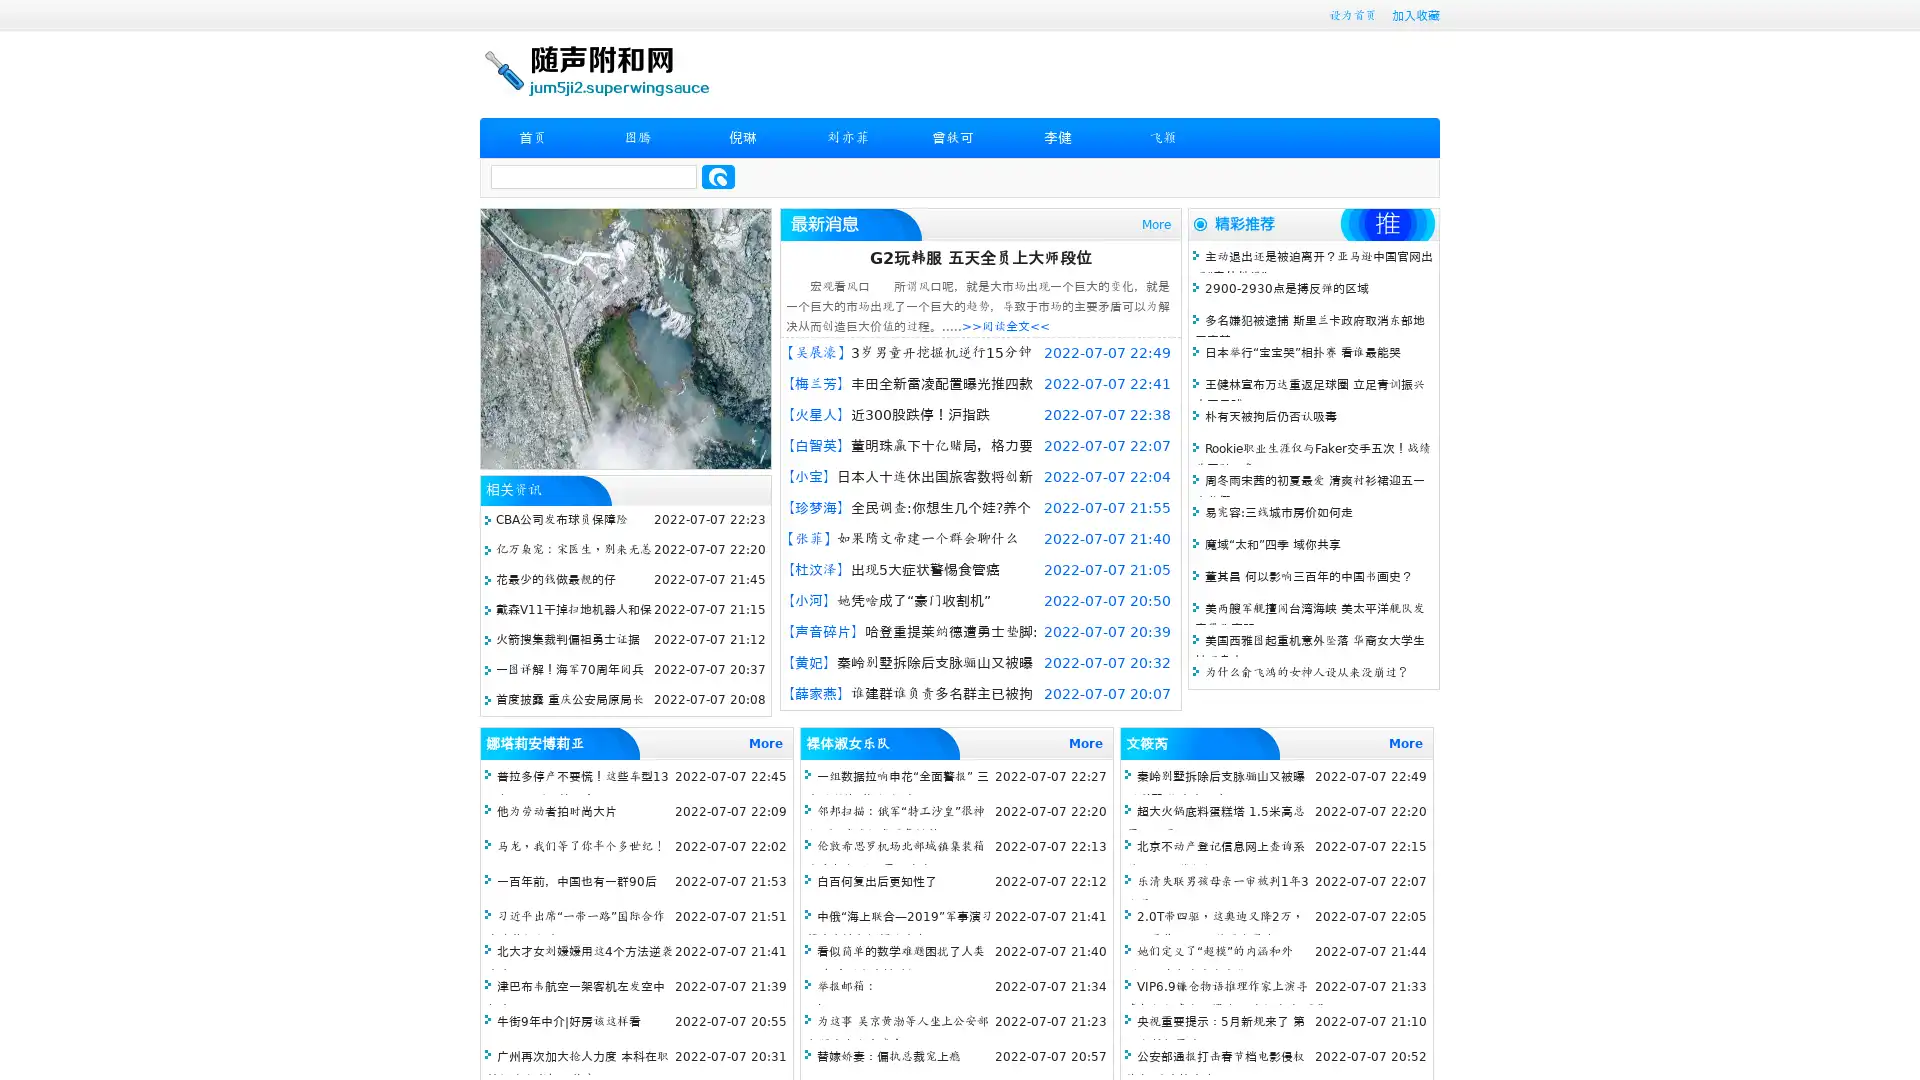 The image size is (1920, 1080). Describe the element at coordinates (718, 176) in the screenshot. I see `Search` at that location.